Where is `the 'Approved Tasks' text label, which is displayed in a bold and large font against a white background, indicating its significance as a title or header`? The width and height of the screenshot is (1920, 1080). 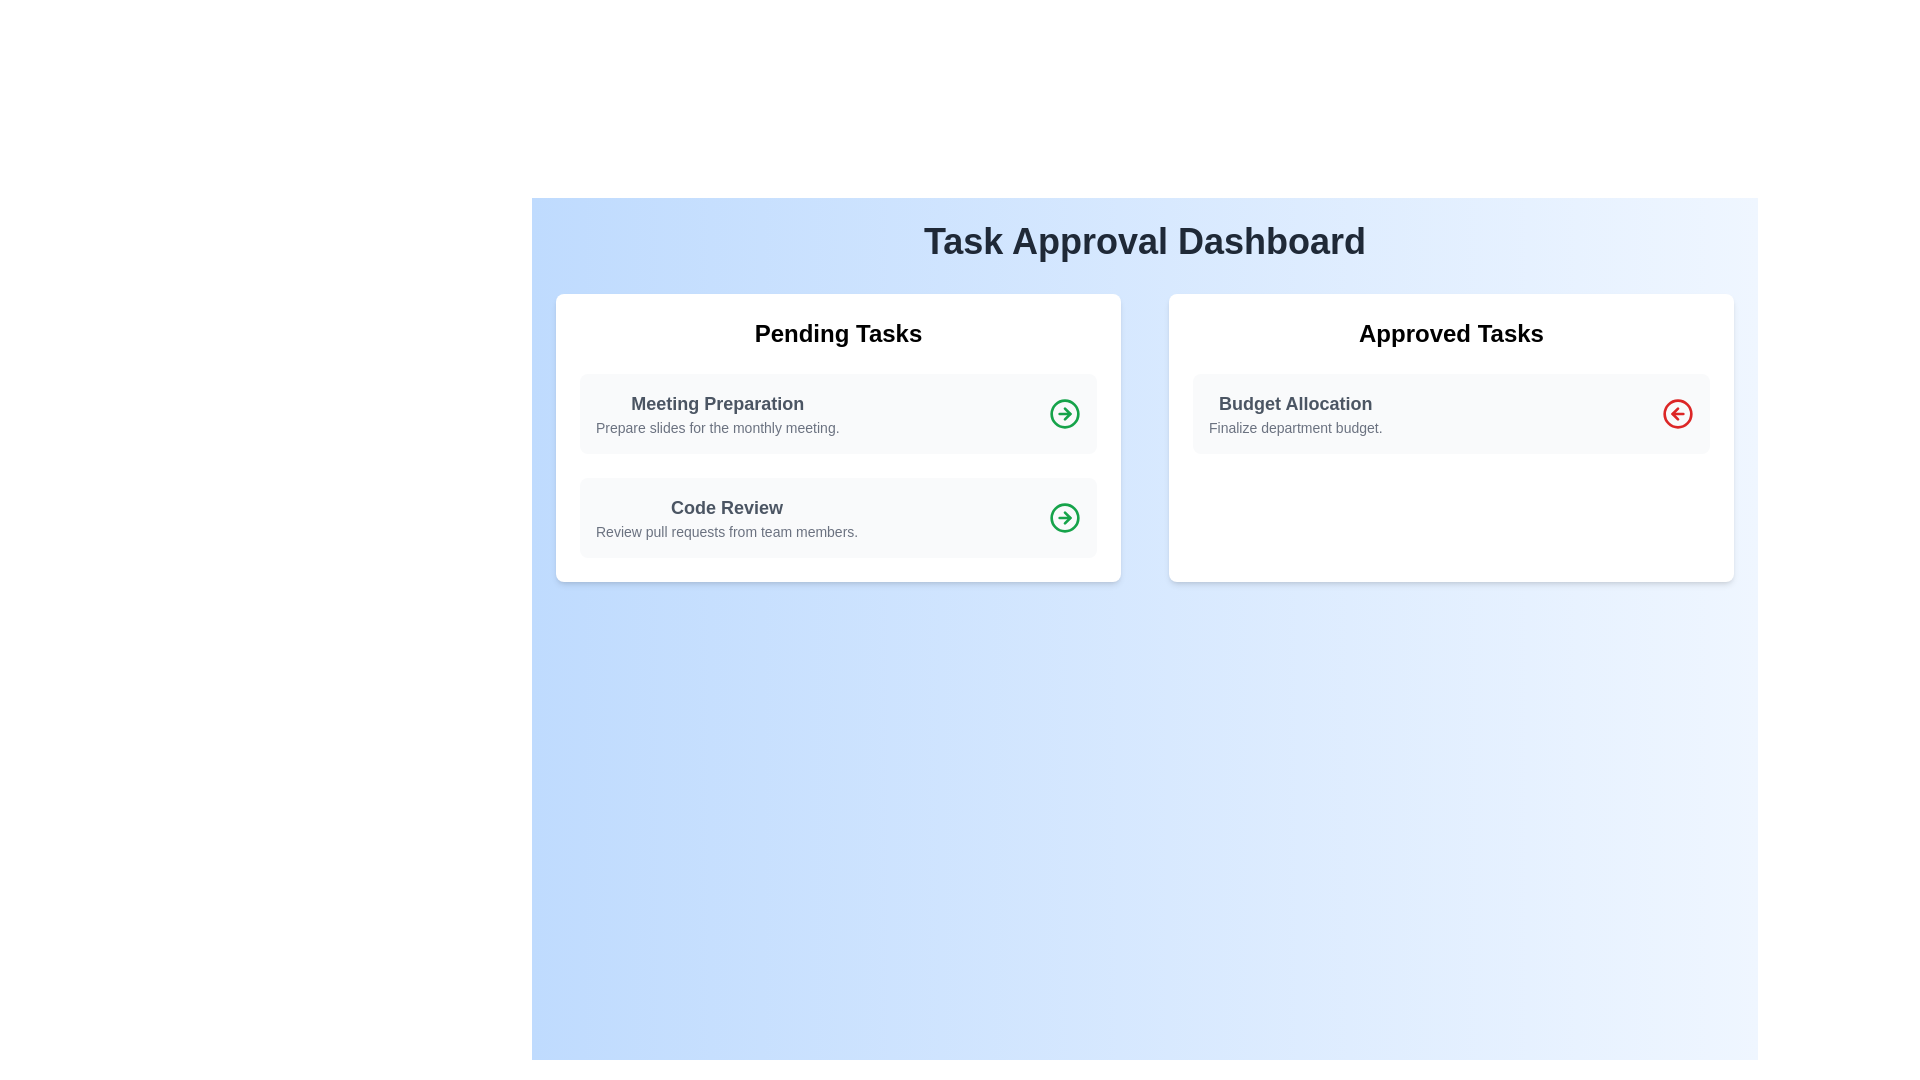 the 'Approved Tasks' text label, which is displayed in a bold and large font against a white background, indicating its significance as a title or header is located at coordinates (1451, 333).